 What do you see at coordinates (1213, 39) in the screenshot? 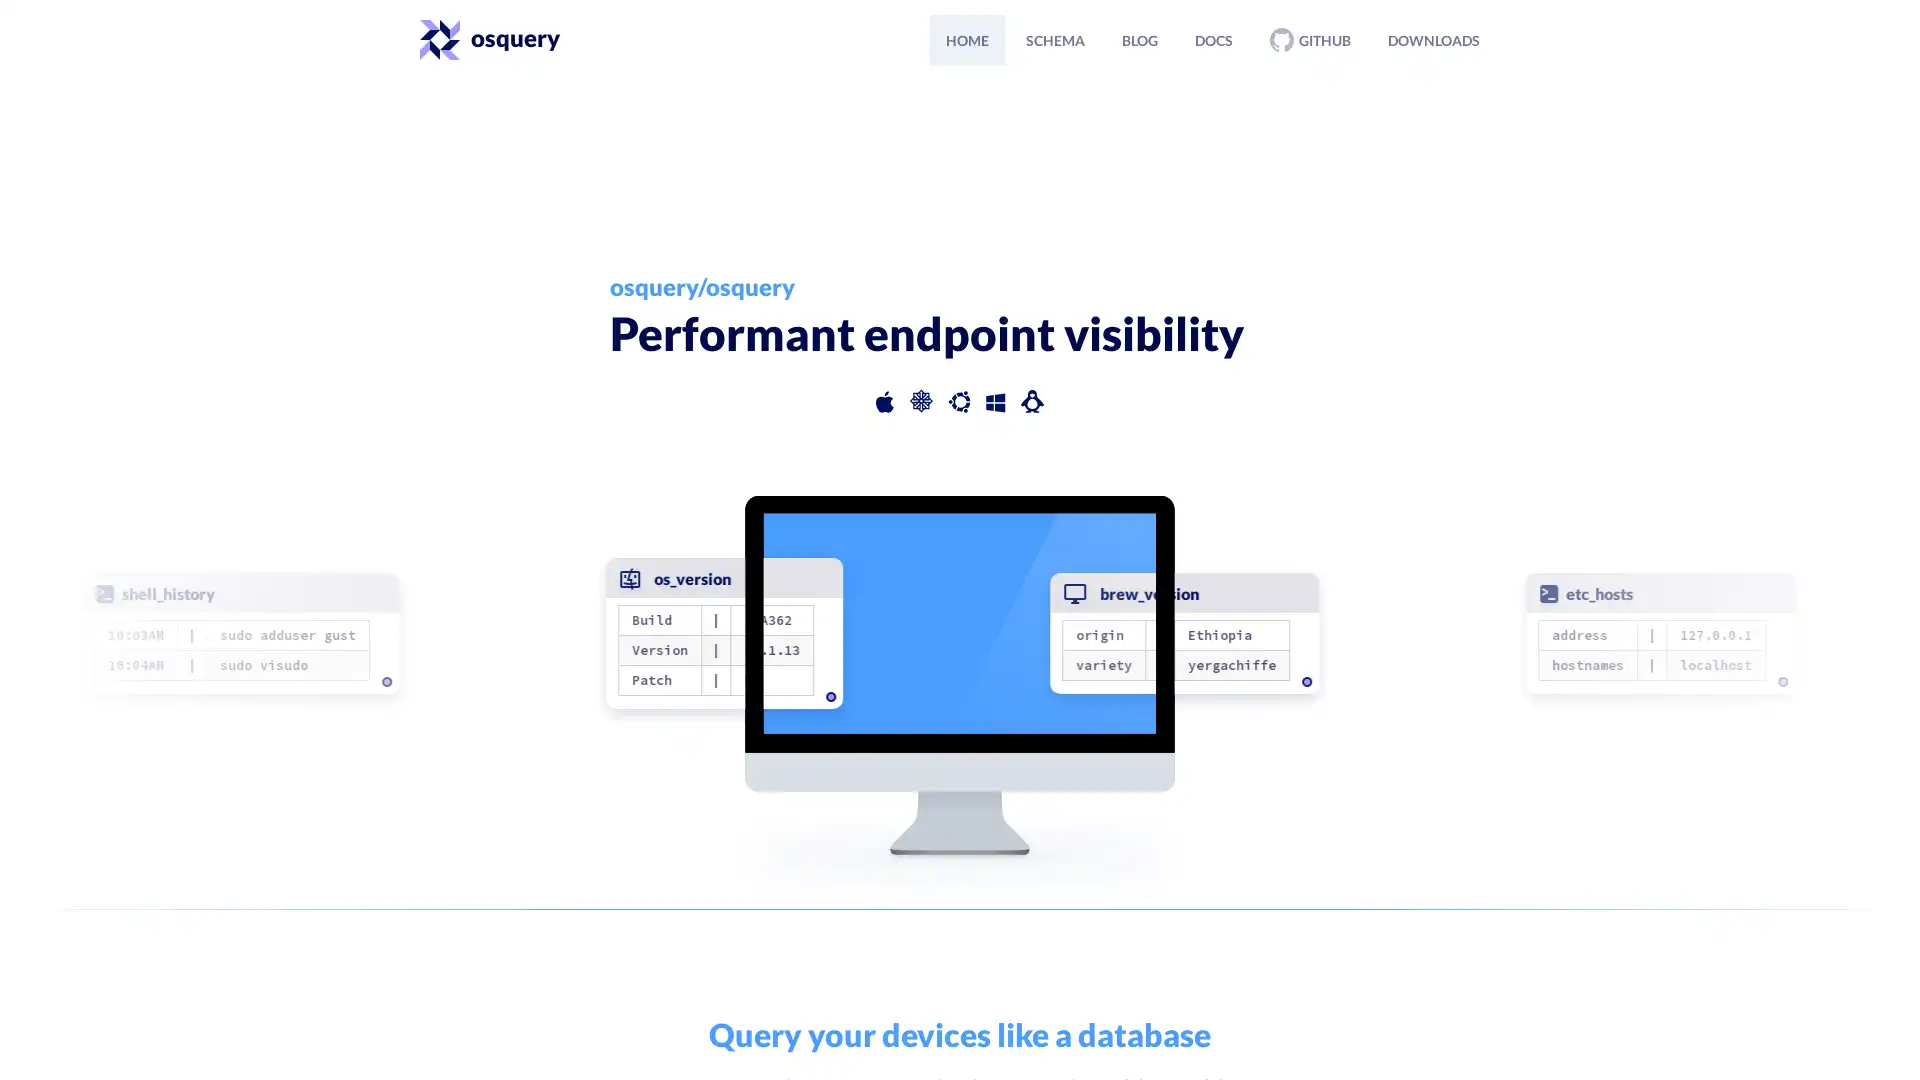
I see `DOCS` at bounding box center [1213, 39].